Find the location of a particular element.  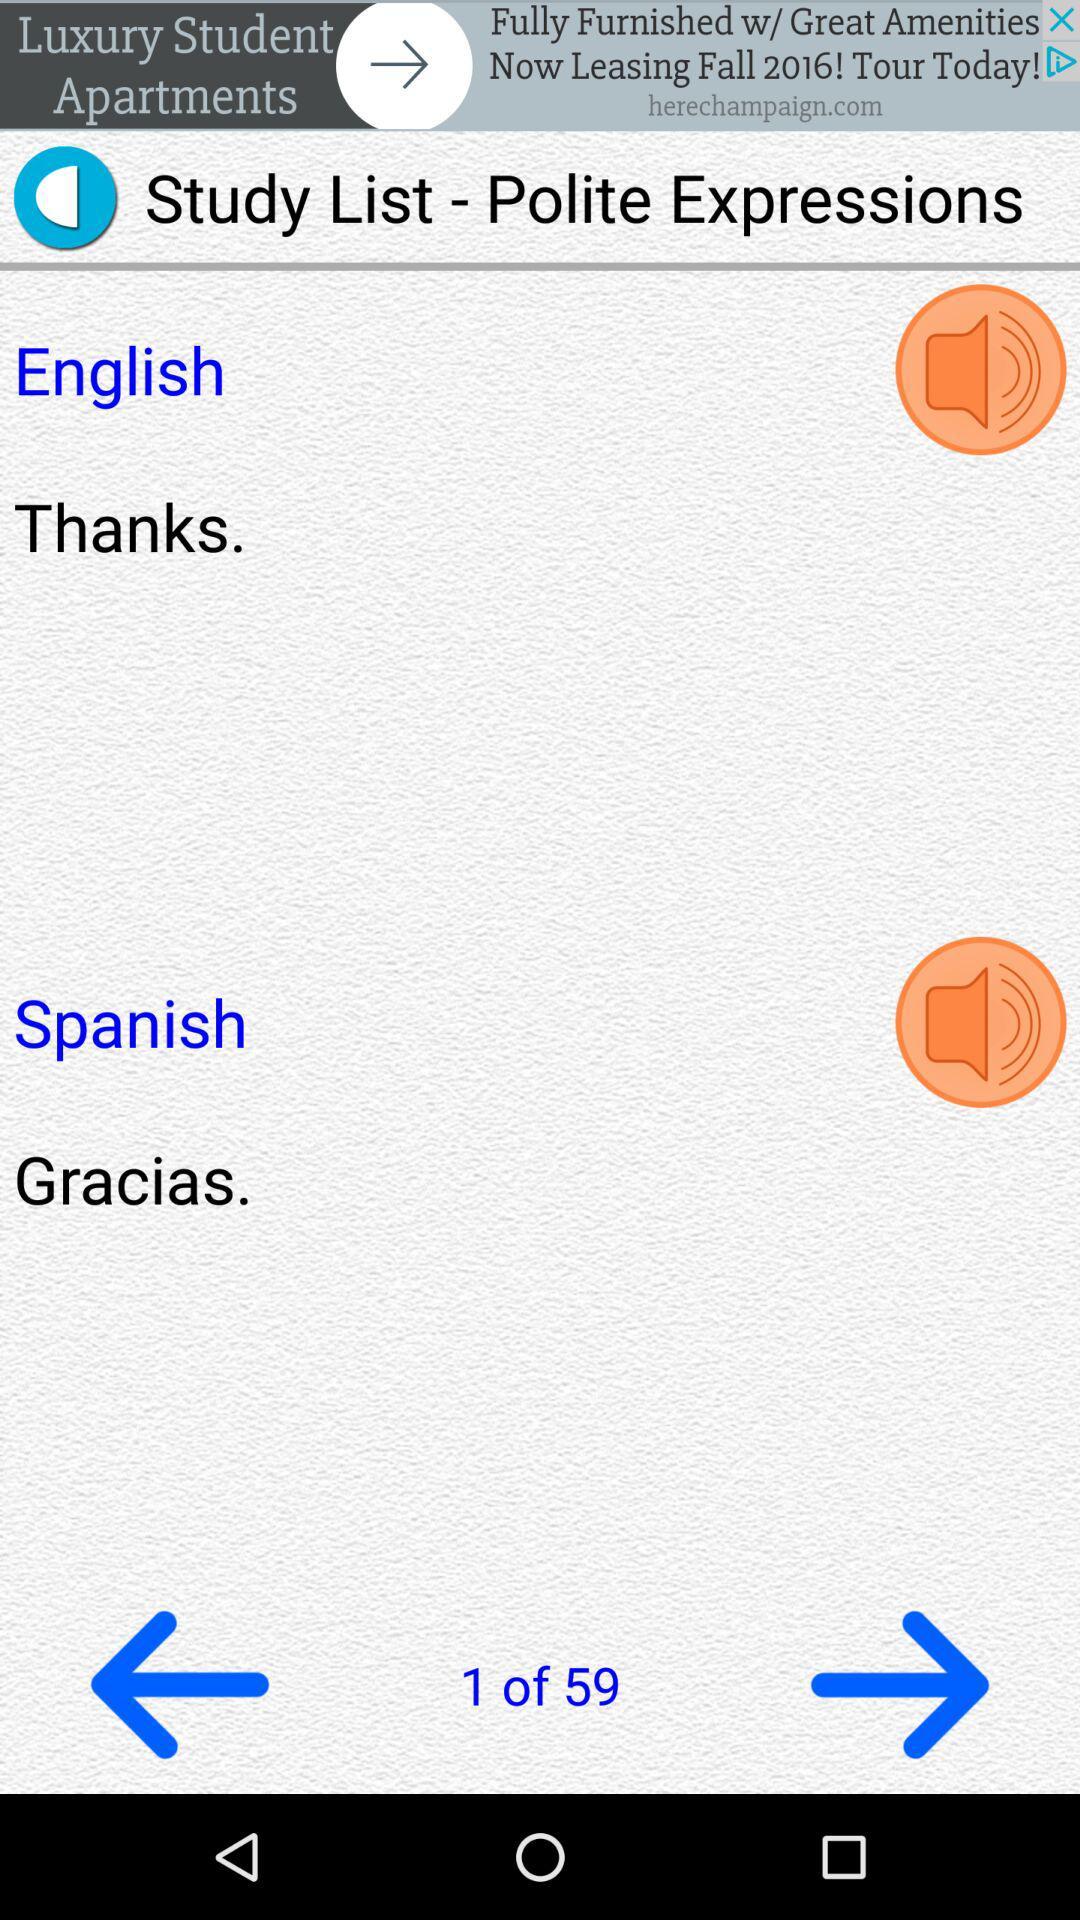

direction arrow is located at coordinates (898, 1683).